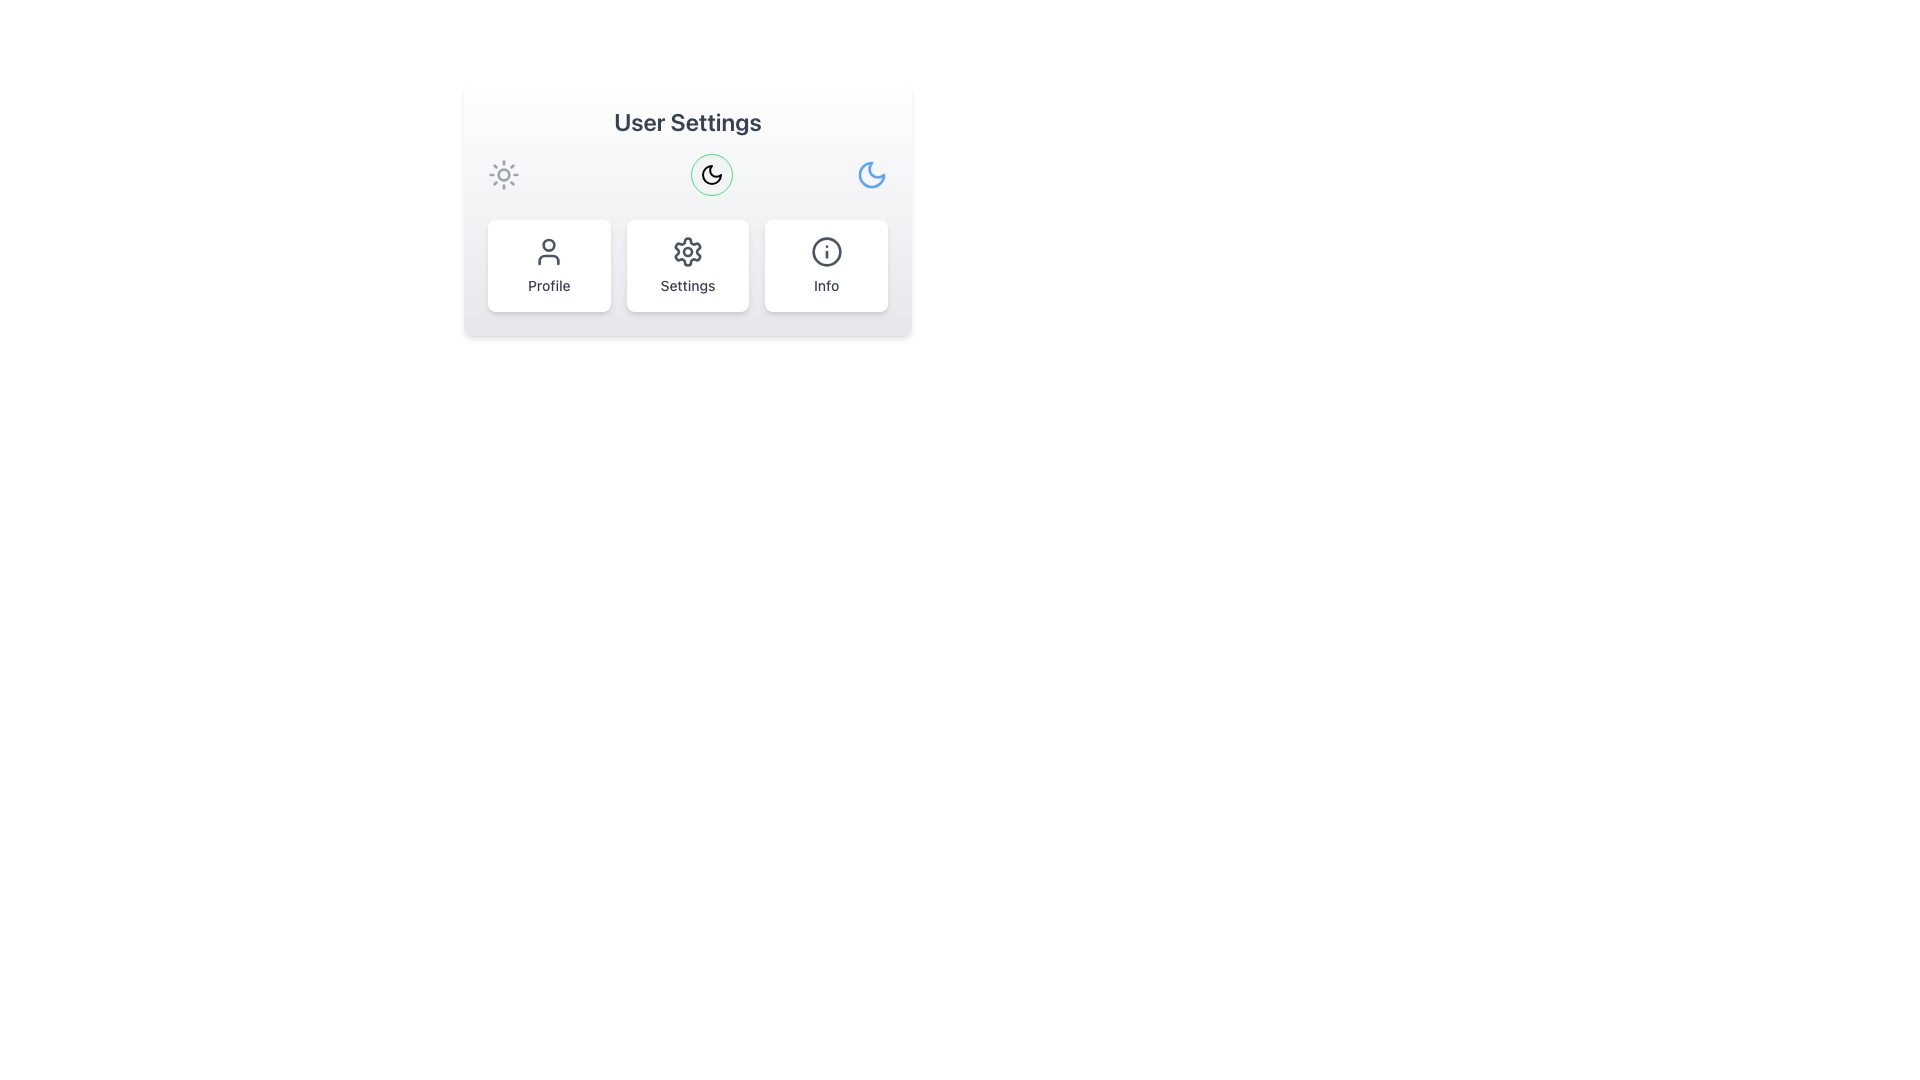 The width and height of the screenshot is (1920, 1080). What do you see at coordinates (687, 265) in the screenshot?
I see `the 'Settings' button located centrally in the 'User Settings' section of the interface` at bounding box center [687, 265].